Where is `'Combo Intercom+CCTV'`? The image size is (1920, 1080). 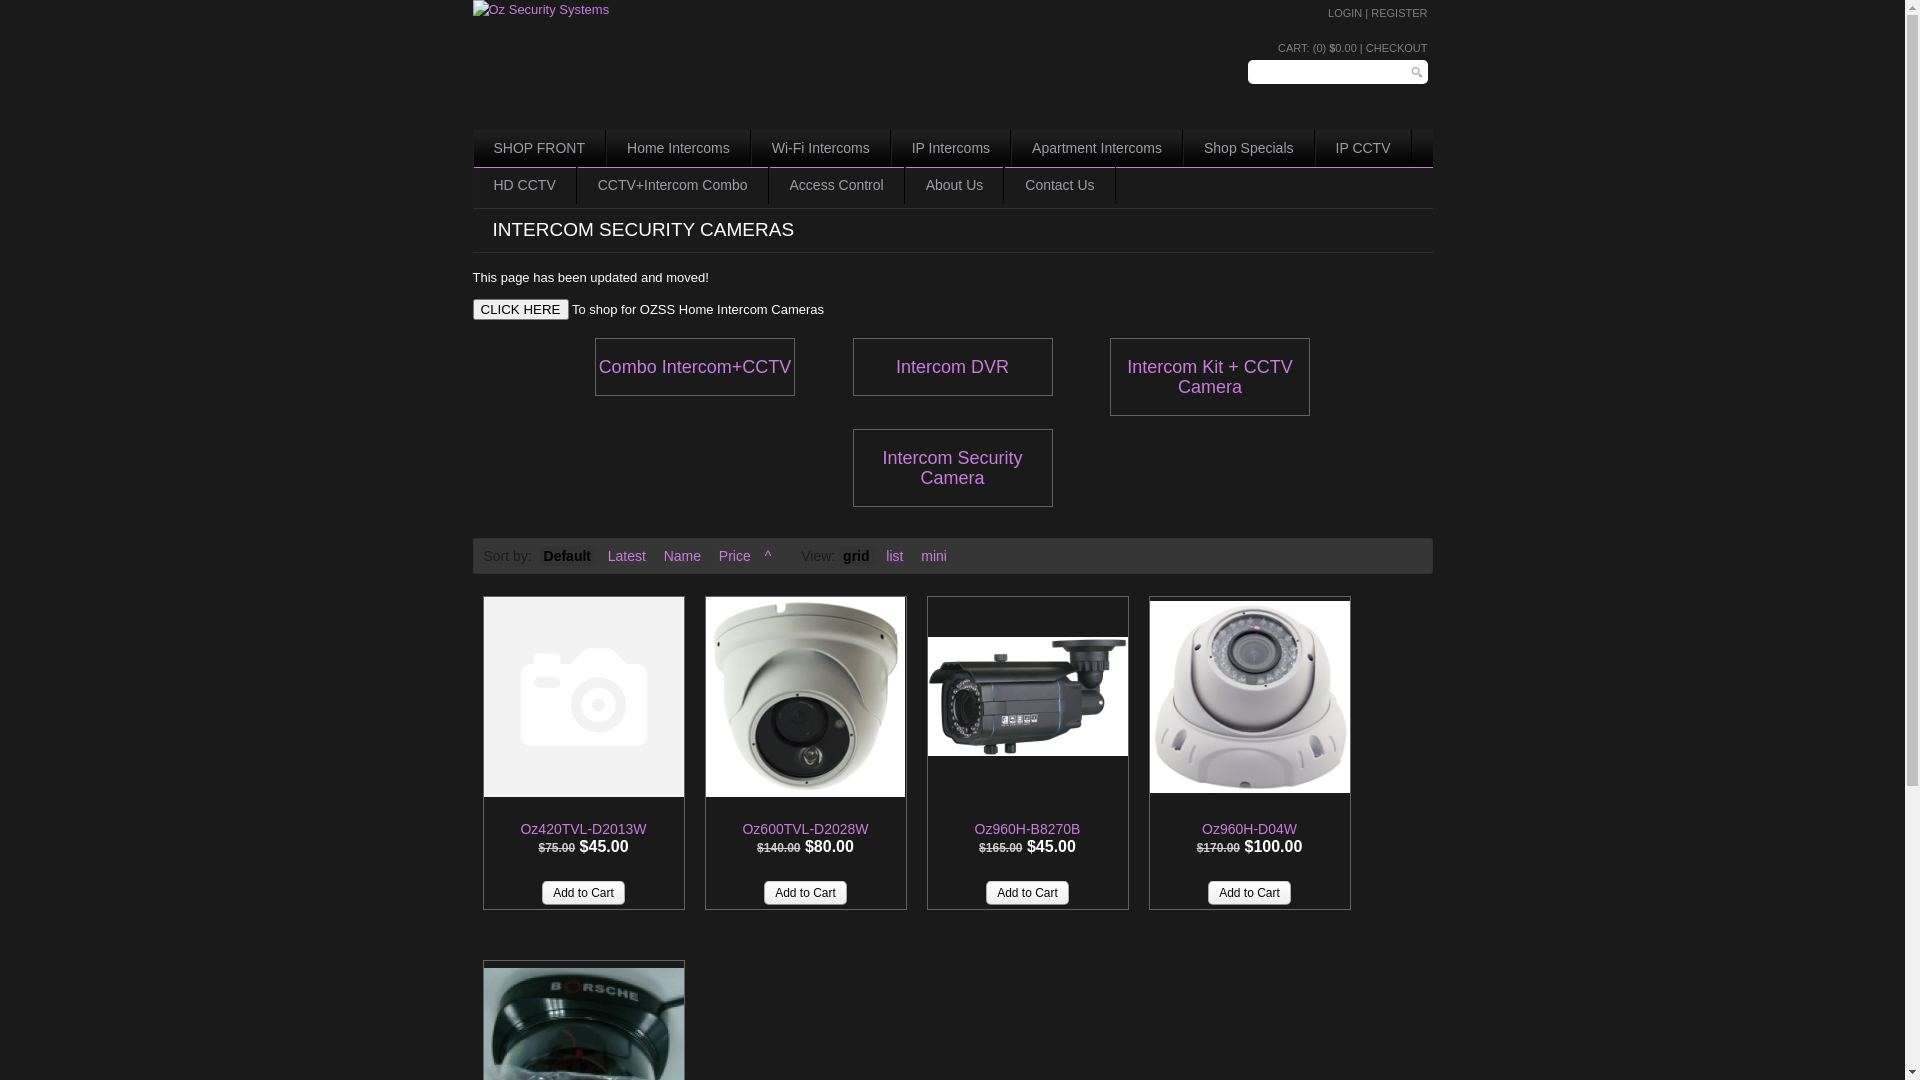 'Combo Intercom+CCTV' is located at coordinates (695, 366).